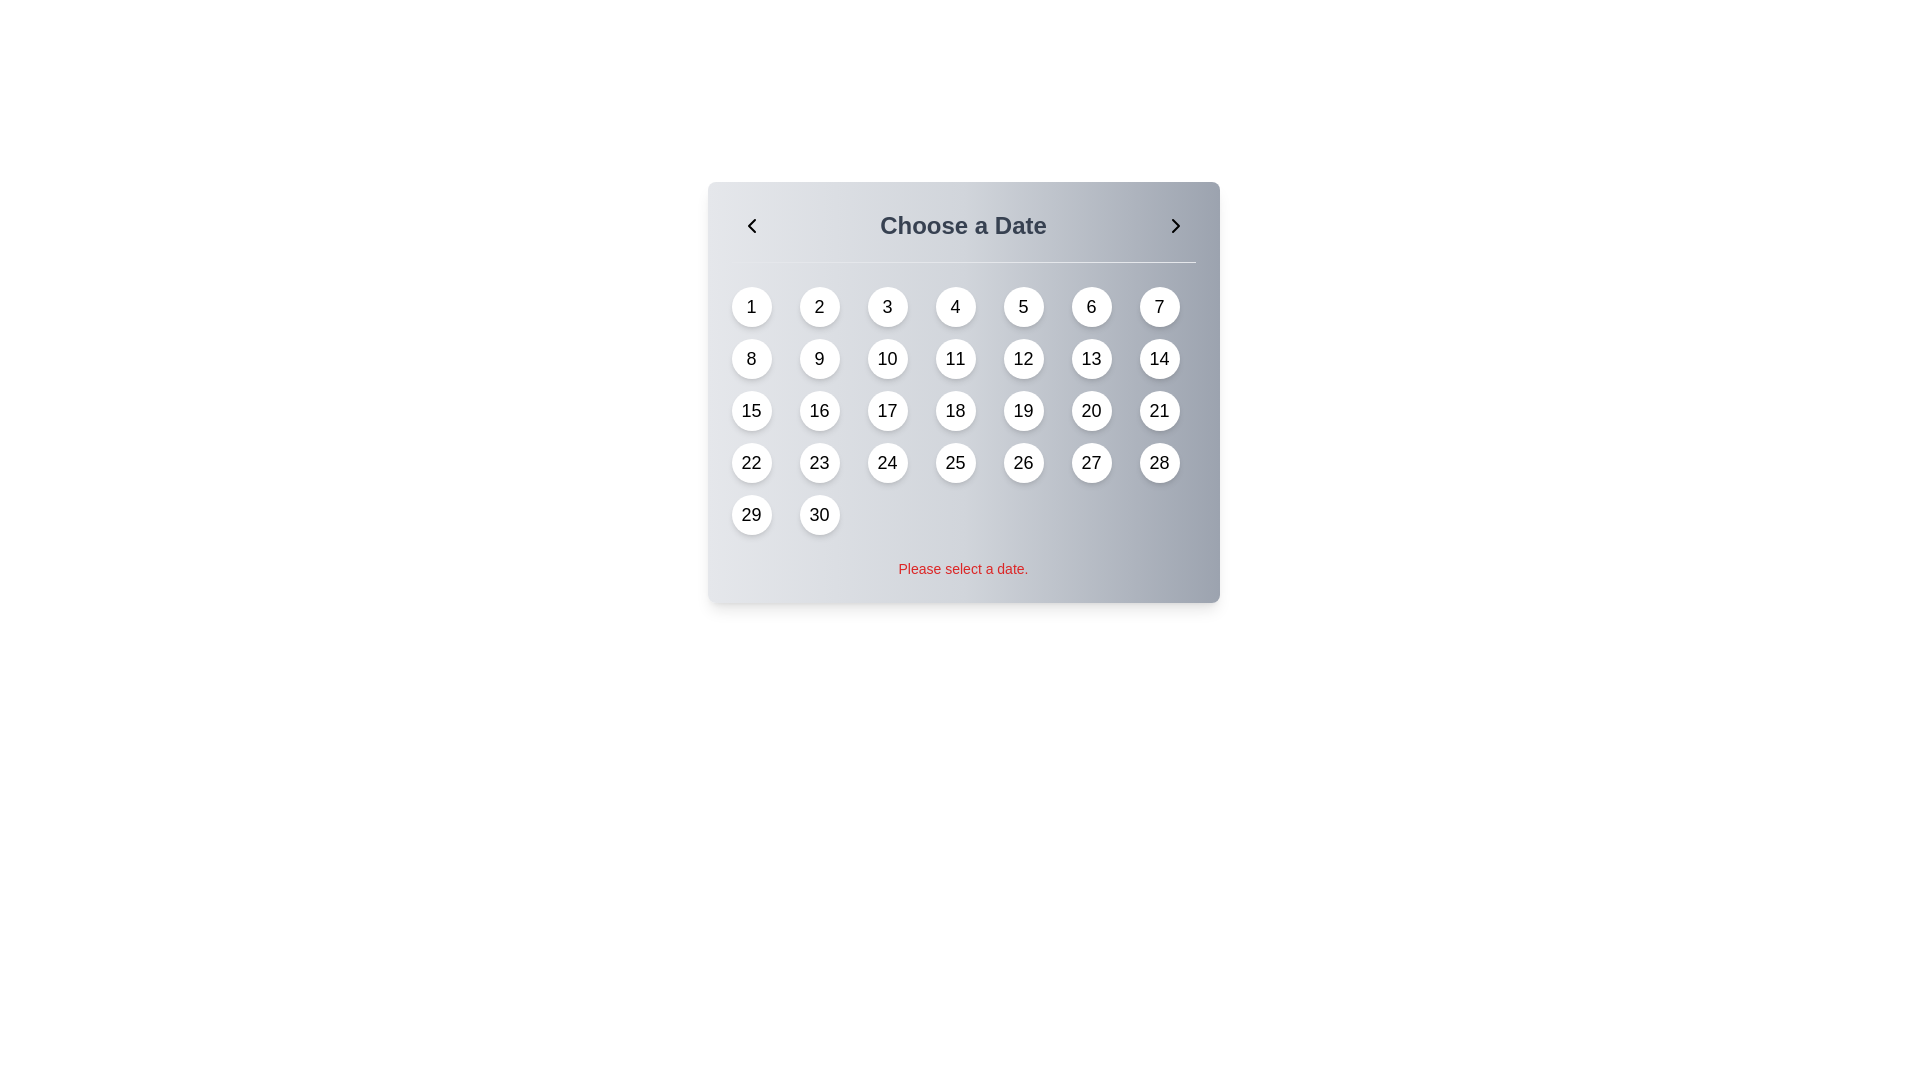  I want to click on the circular button with a white background and black text displaying the number '3', so click(886, 307).